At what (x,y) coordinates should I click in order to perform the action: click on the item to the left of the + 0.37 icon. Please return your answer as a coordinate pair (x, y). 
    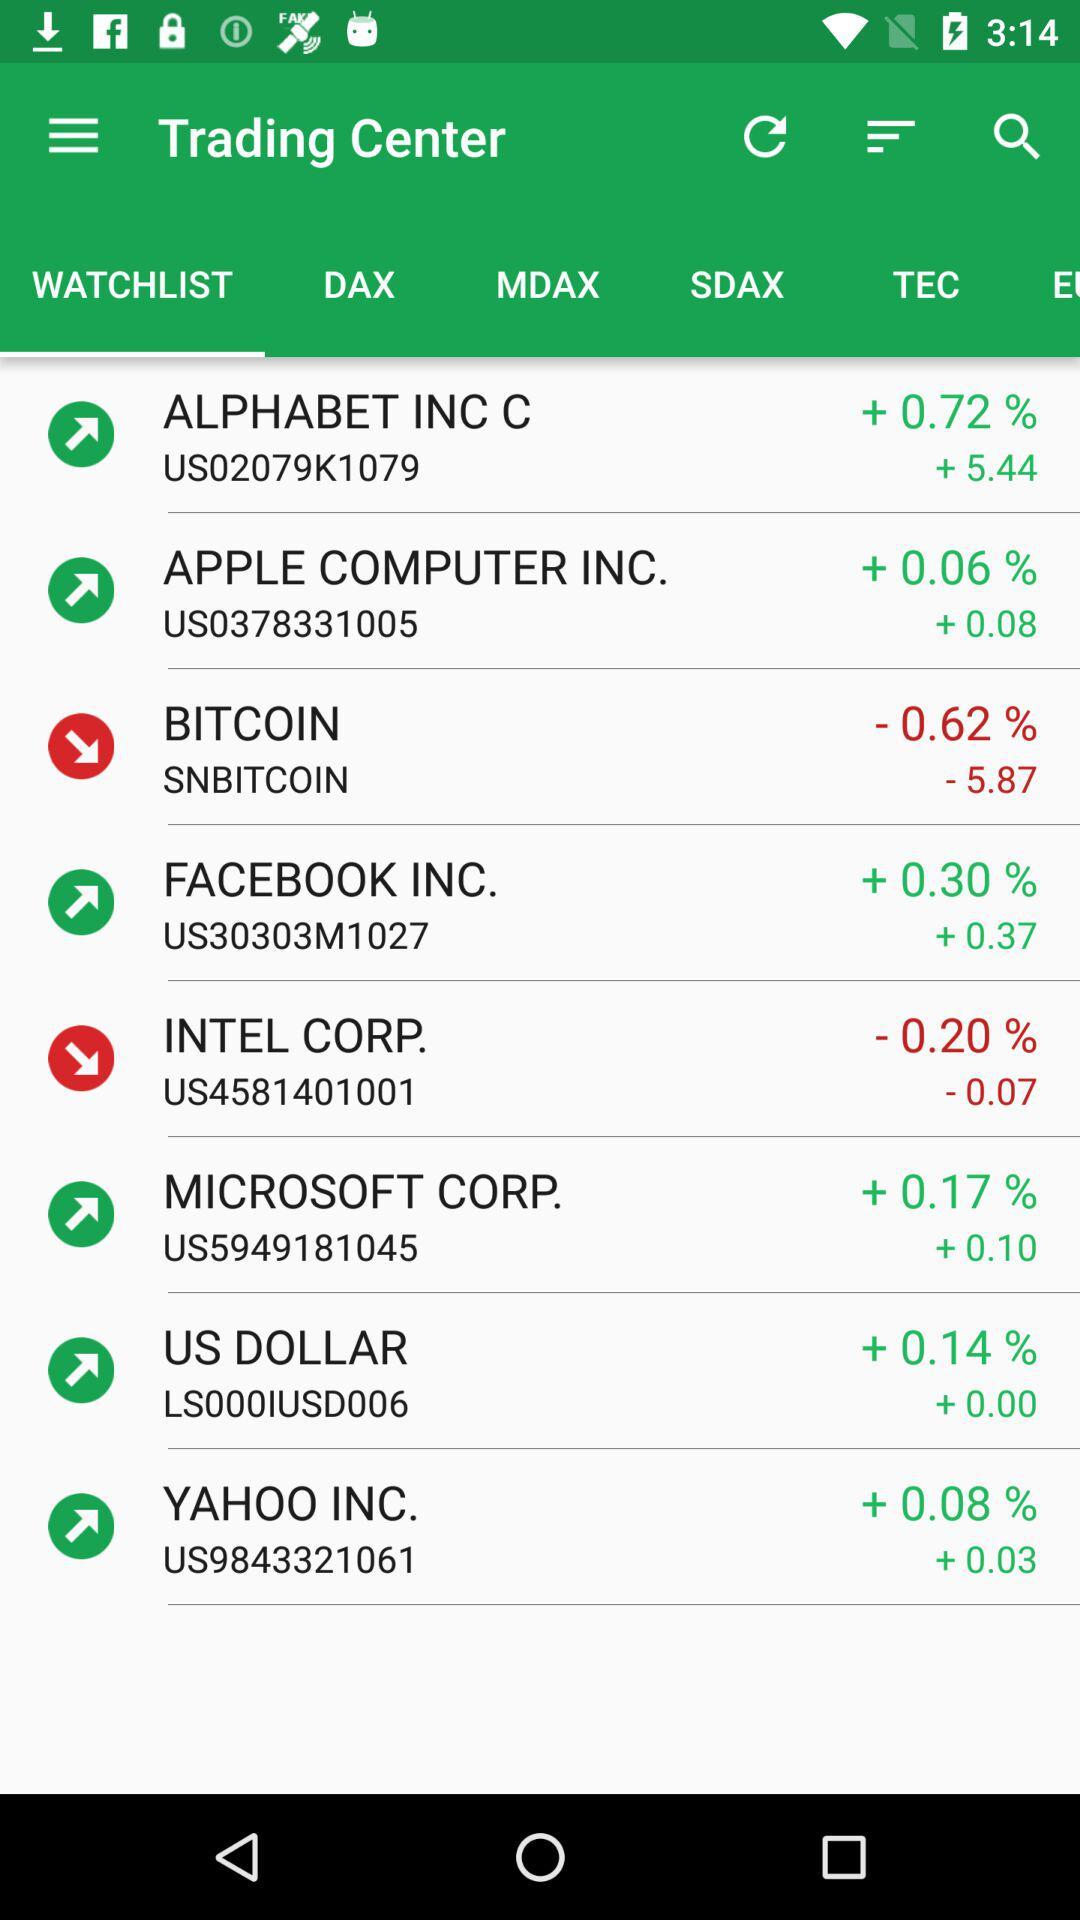
    Looking at the image, I should click on (548, 933).